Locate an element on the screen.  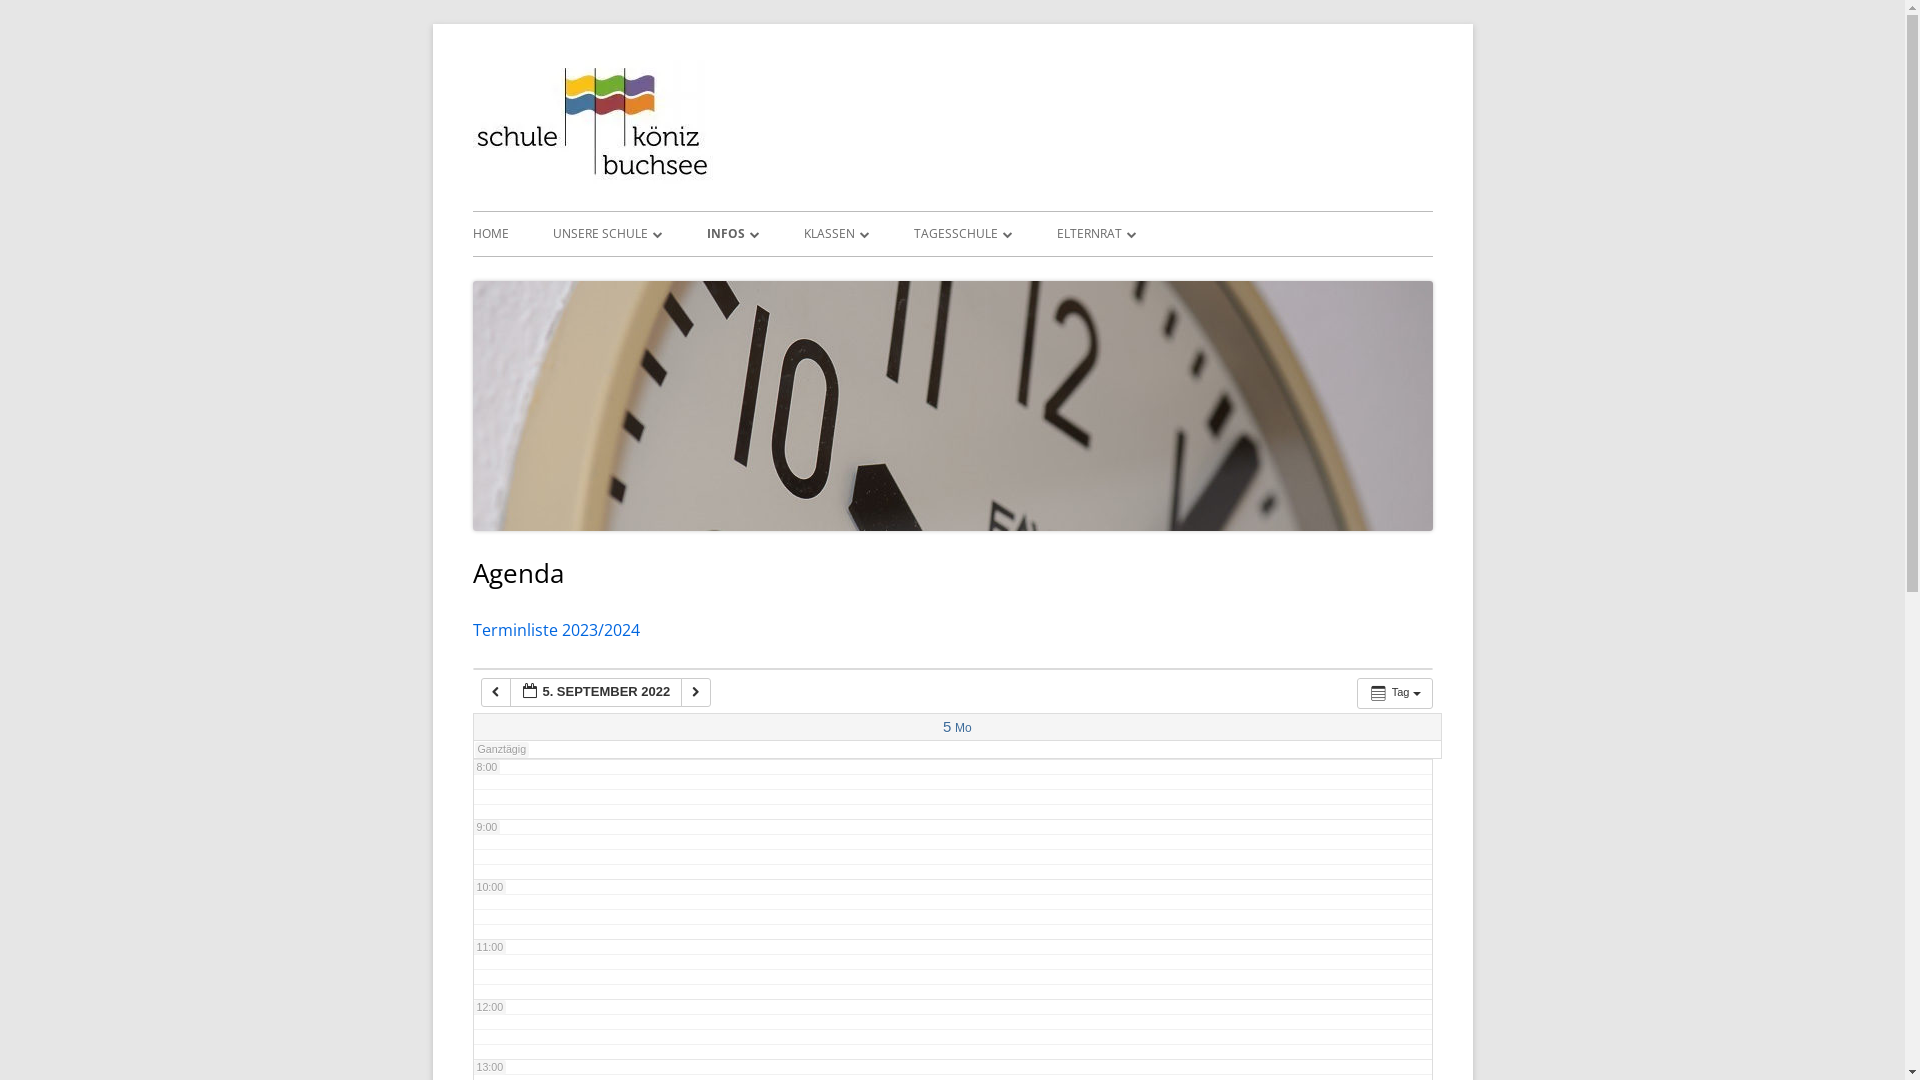
'TAGESSCHULE' is located at coordinates (912, 233).